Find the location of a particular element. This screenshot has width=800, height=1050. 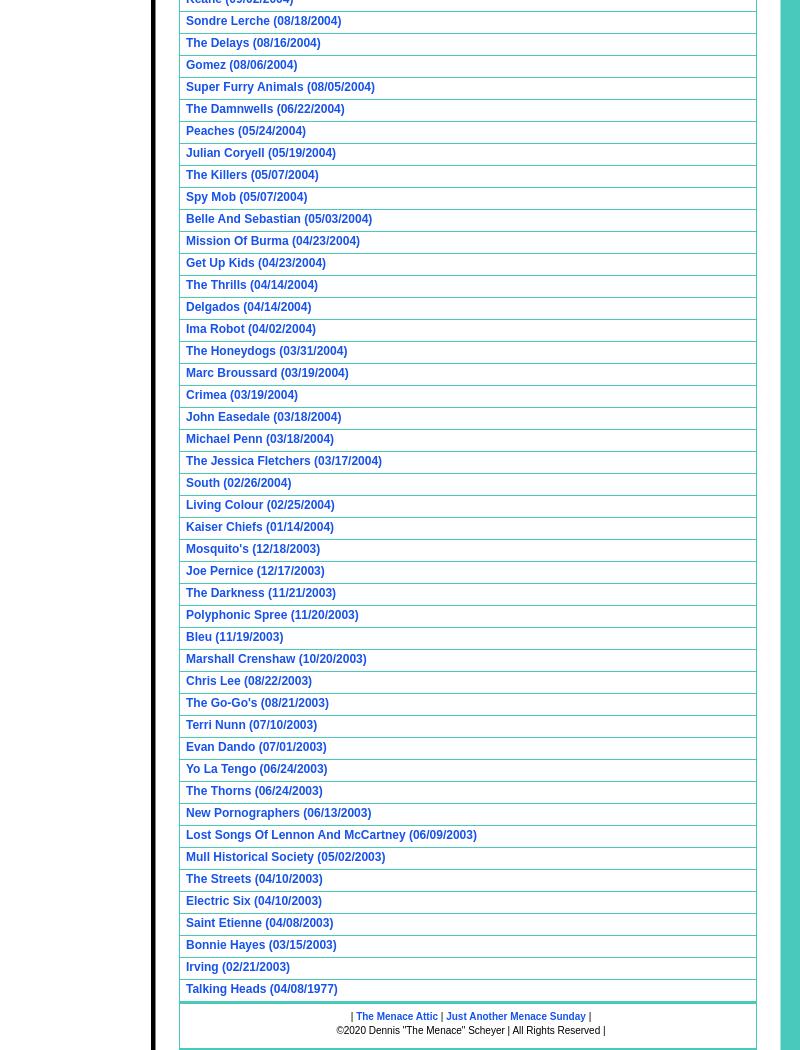

'Terri Nunn (07/10/2003)' is located at coordinates (250, 724).